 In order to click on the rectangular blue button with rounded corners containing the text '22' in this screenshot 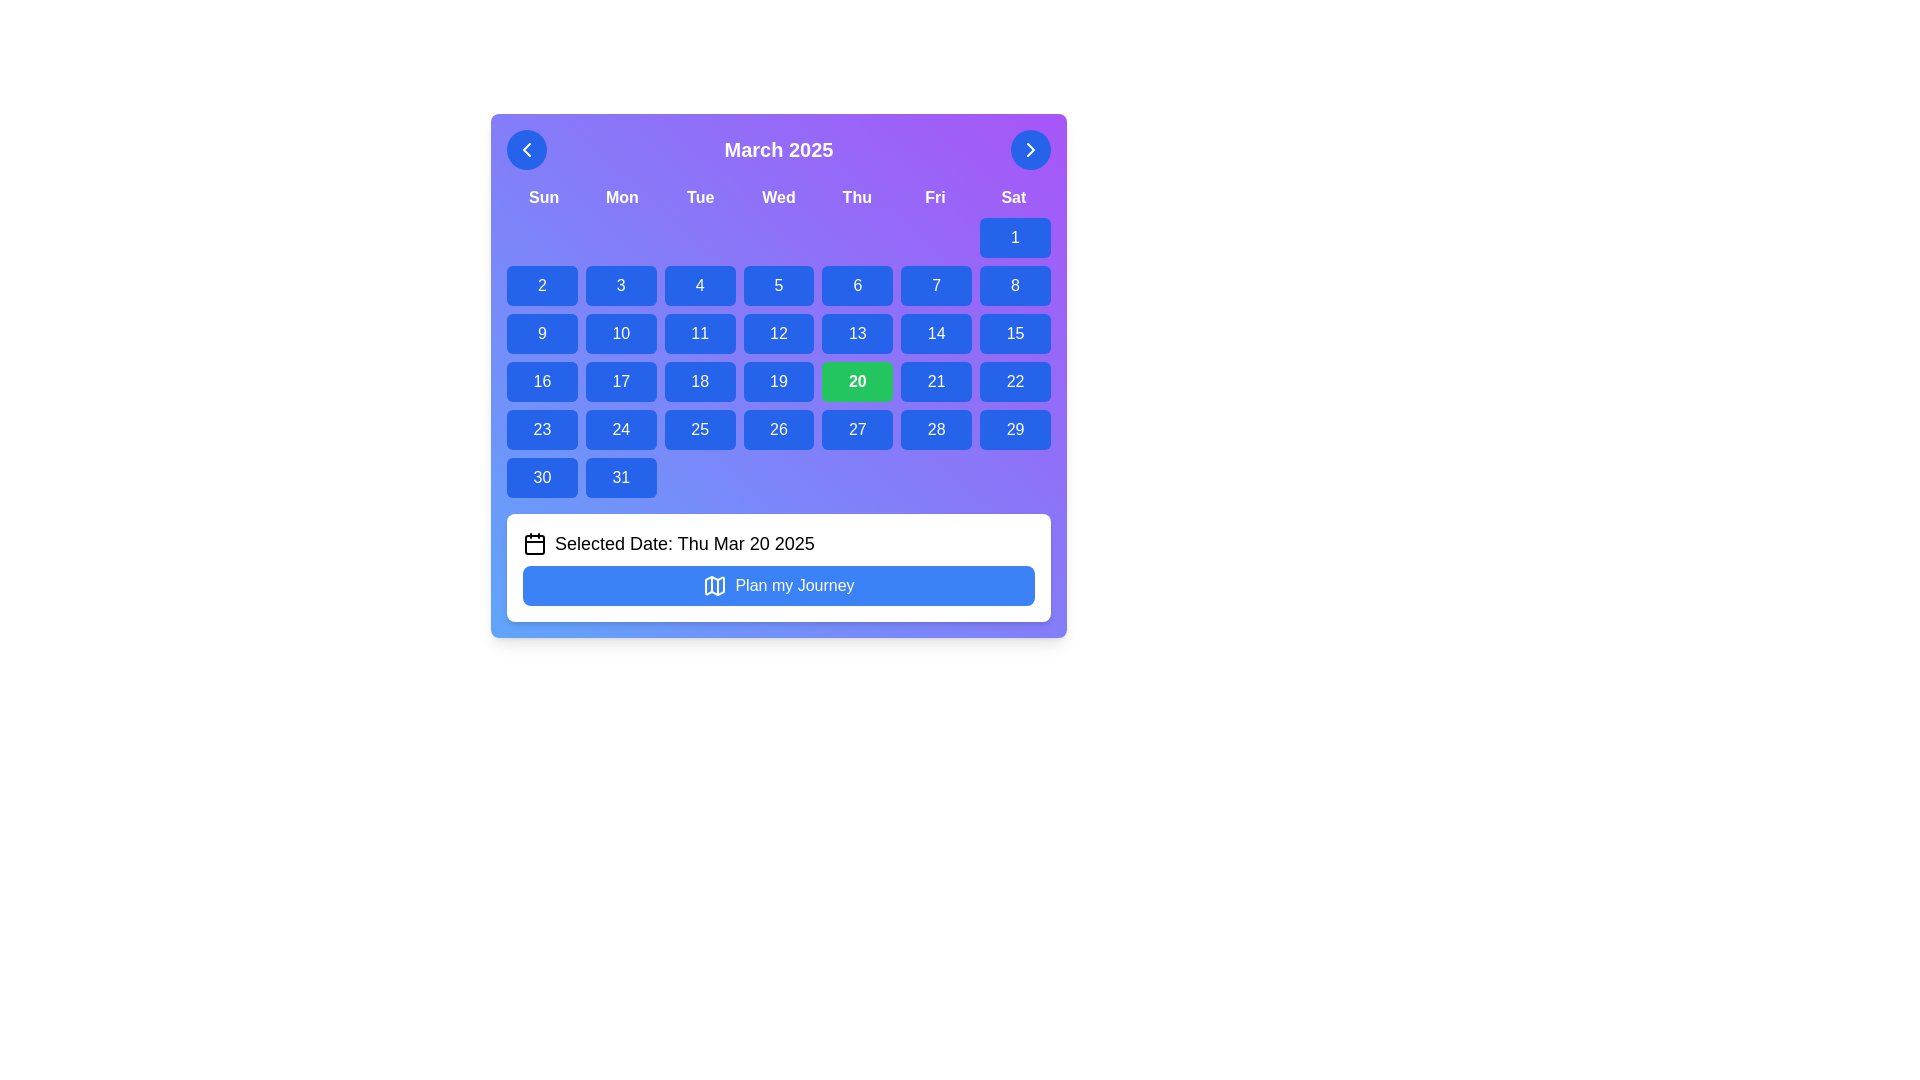, I will do `click(1015, 381)`.